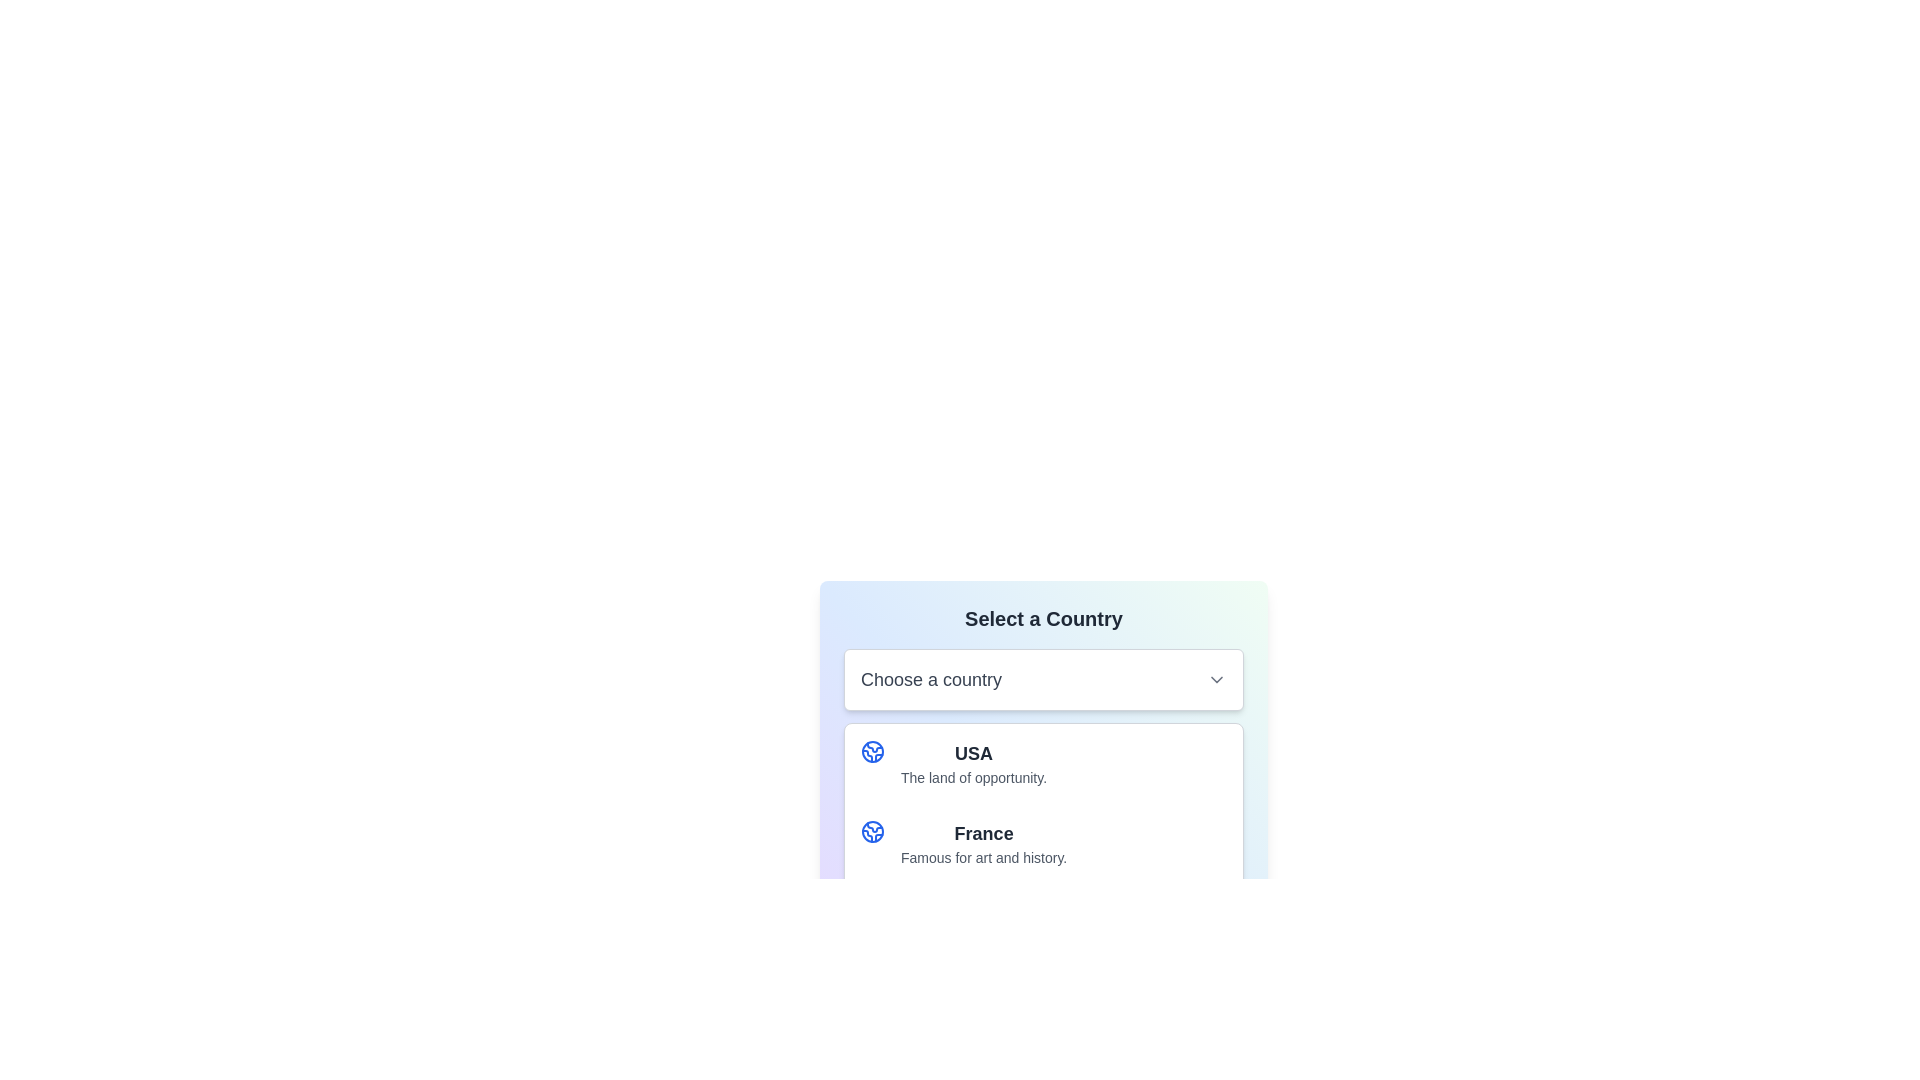  I want to click on the second option in the dropdown menu labeled 'Choose a country', so click(1042, 825).